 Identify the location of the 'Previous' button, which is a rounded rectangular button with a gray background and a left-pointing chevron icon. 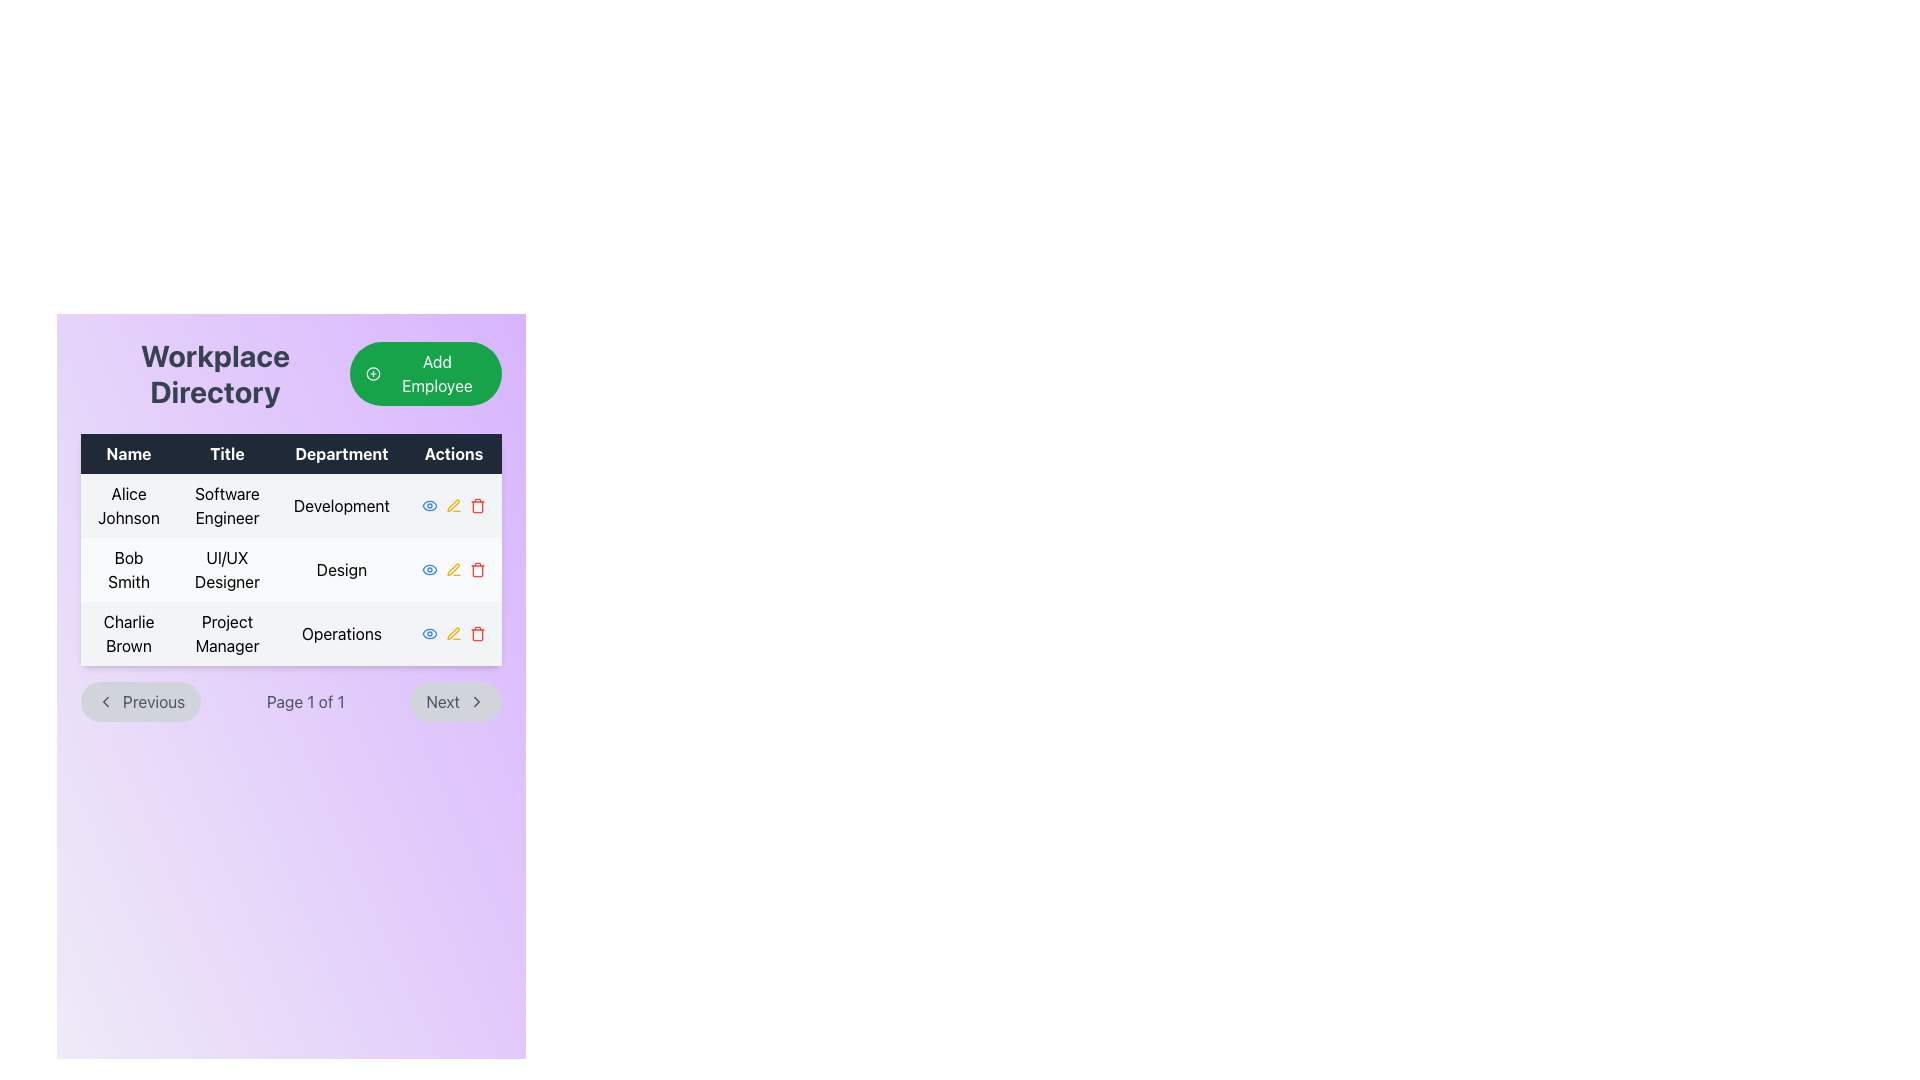
(140, 701).